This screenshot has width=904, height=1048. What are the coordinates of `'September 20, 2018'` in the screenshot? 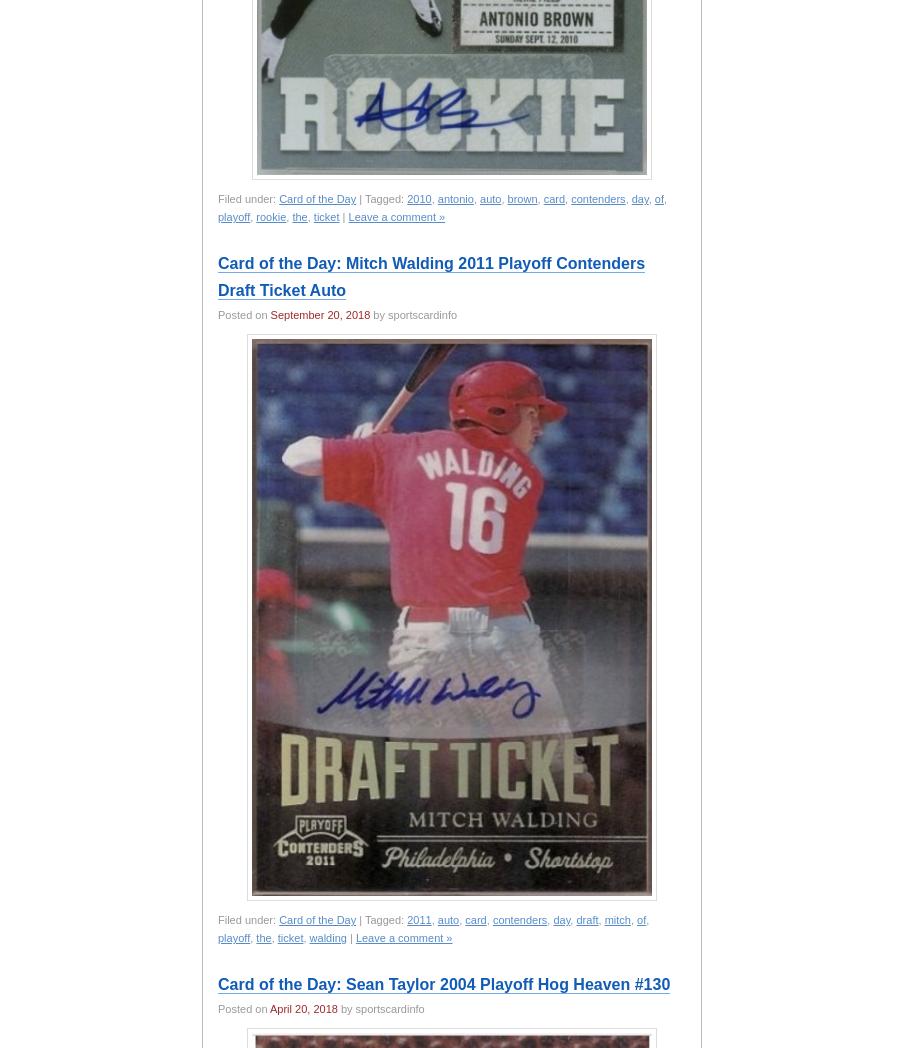 It's located at (320, 315).